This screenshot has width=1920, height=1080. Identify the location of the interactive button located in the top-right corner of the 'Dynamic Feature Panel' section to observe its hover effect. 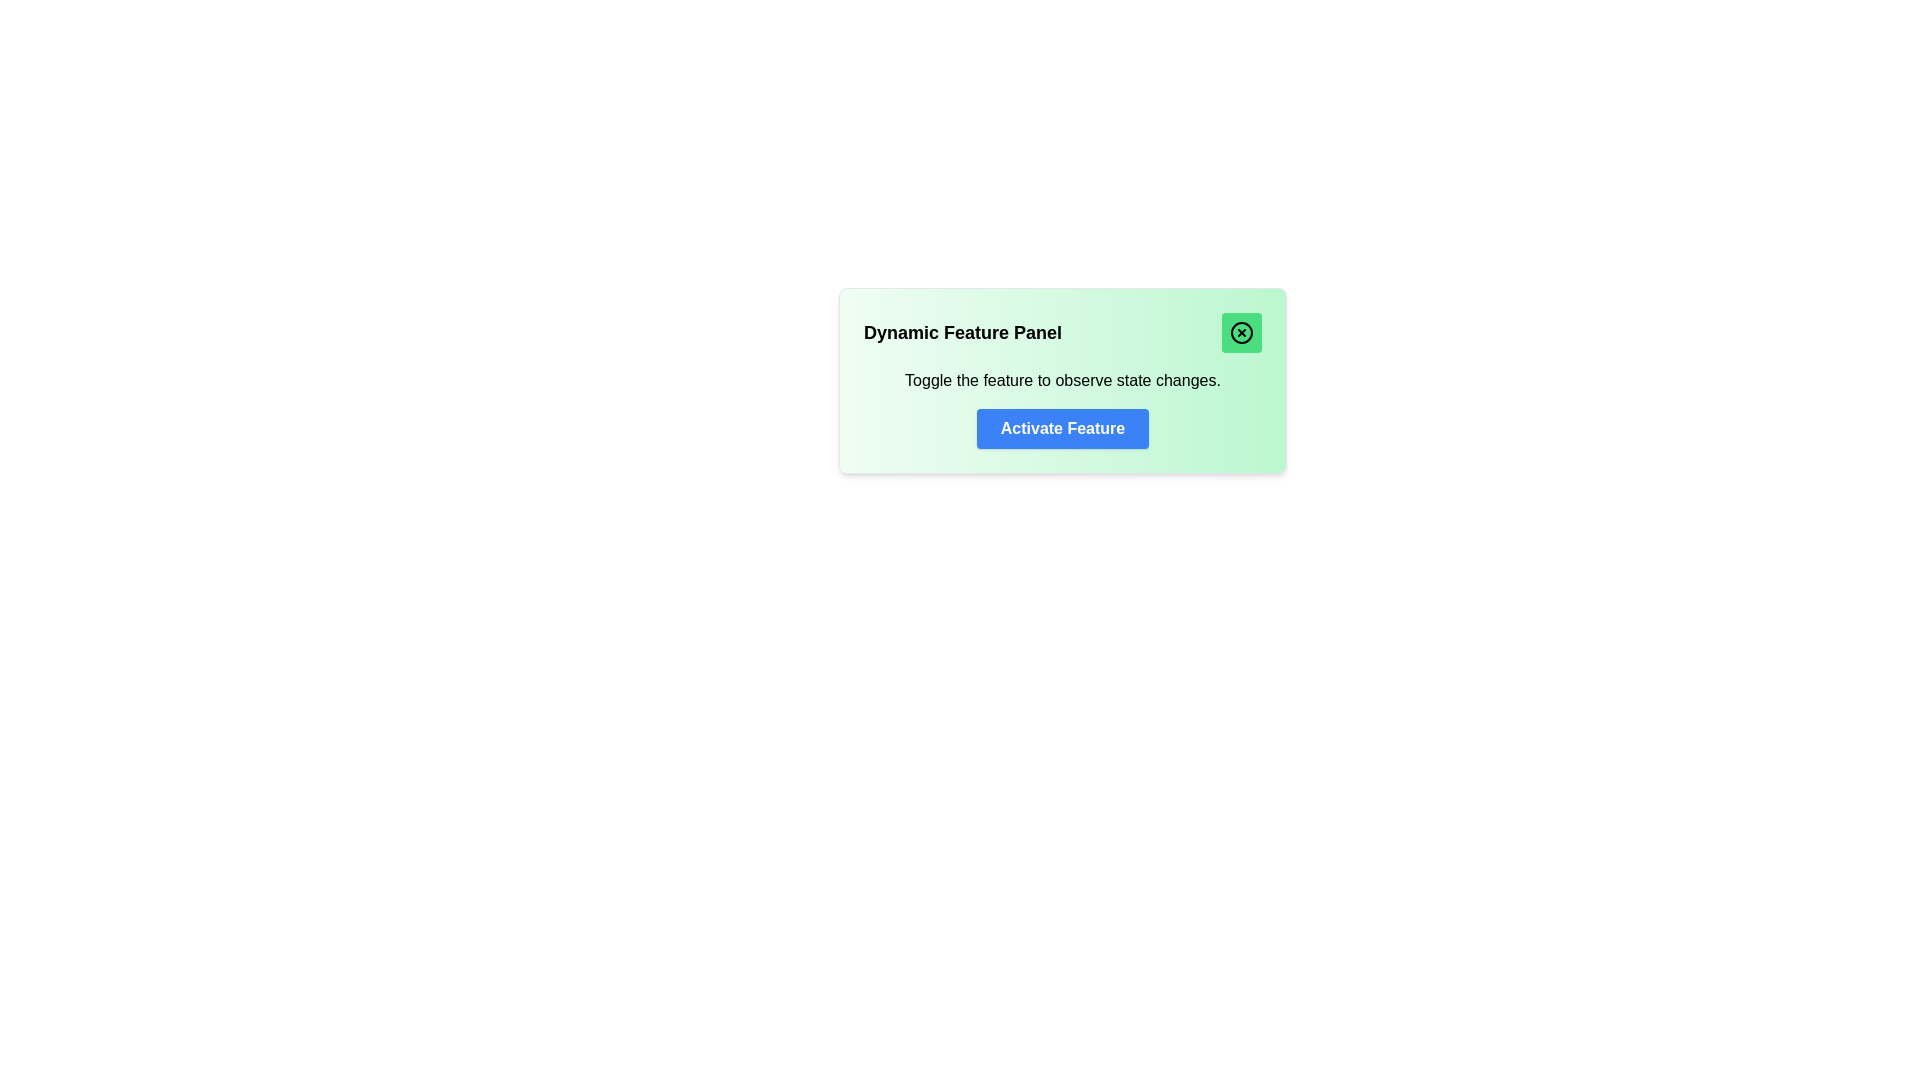
(1241, 331).